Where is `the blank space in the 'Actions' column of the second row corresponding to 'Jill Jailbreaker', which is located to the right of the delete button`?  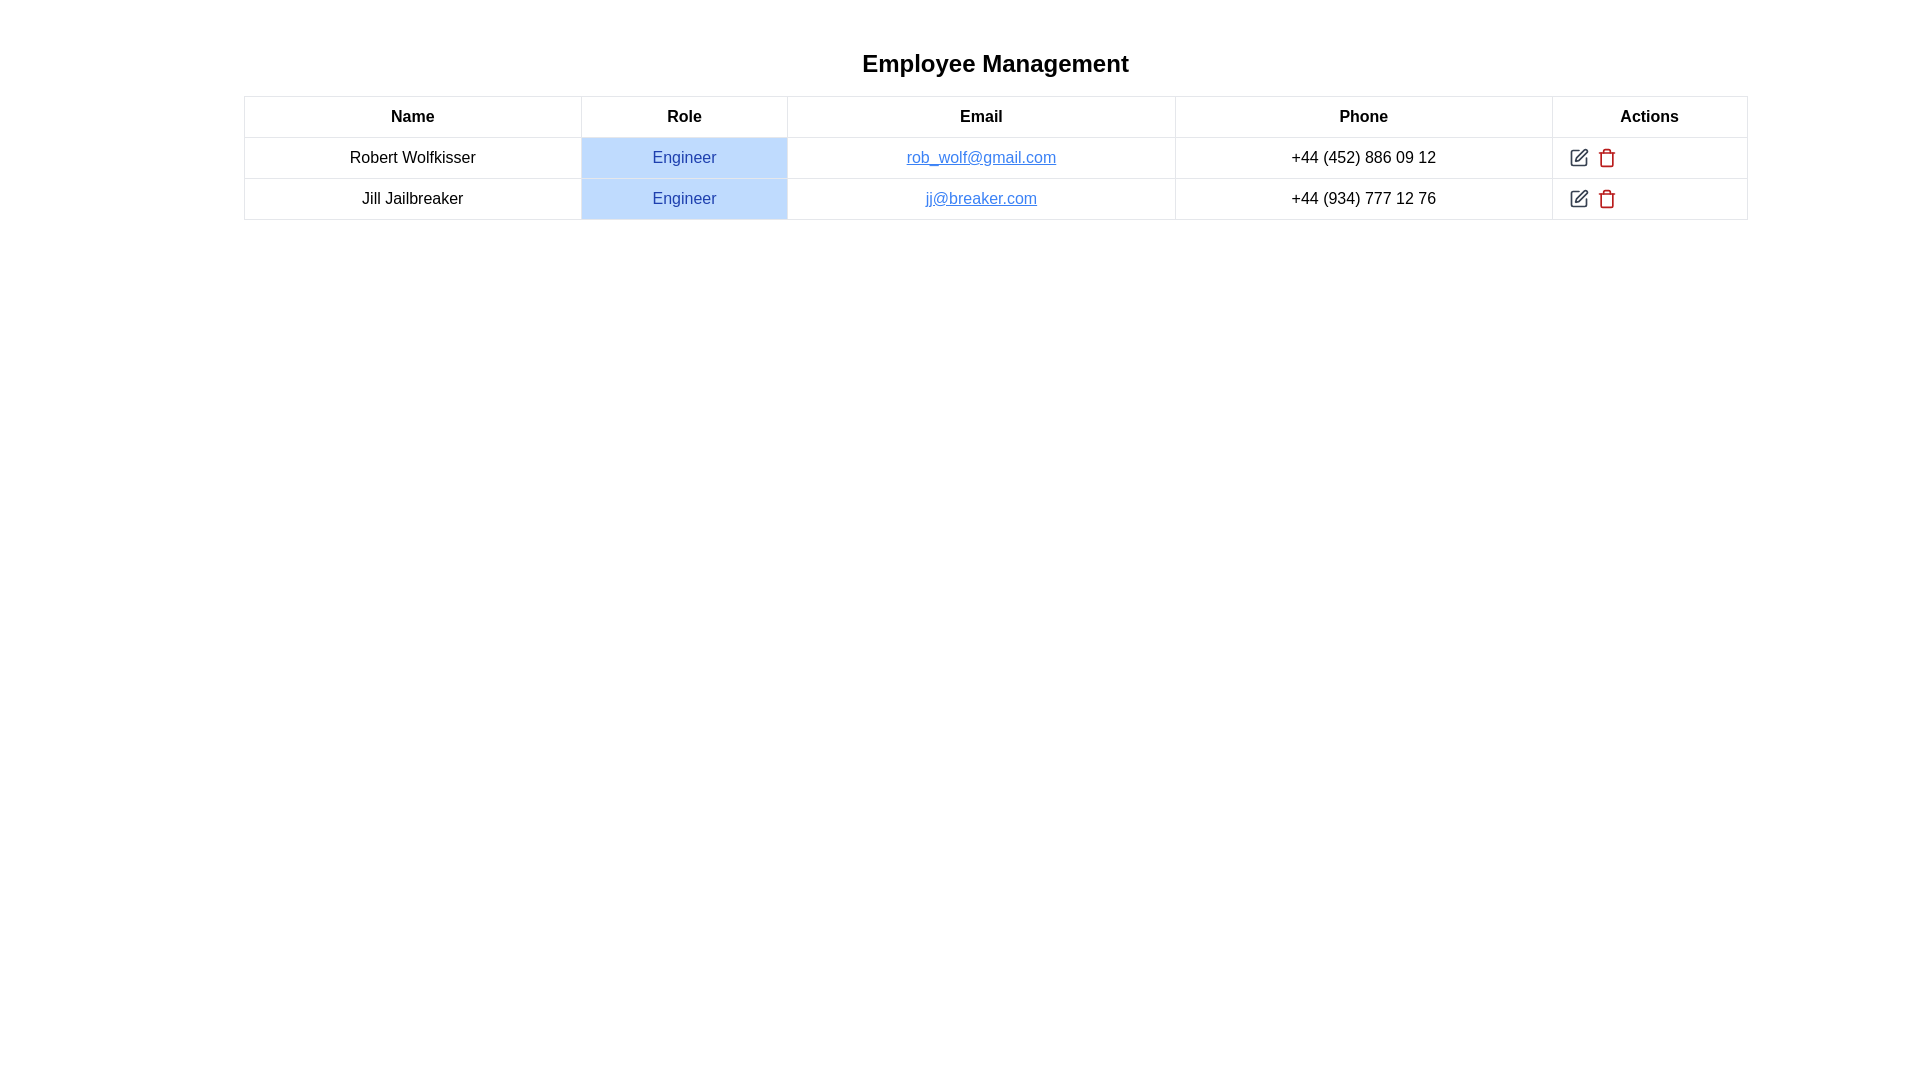
the blank space in the 'Actions' column of the second row corresponding to 'Jill Jailbreaker', which is located to the right of the delete button is located at coordinates (1649, 199).